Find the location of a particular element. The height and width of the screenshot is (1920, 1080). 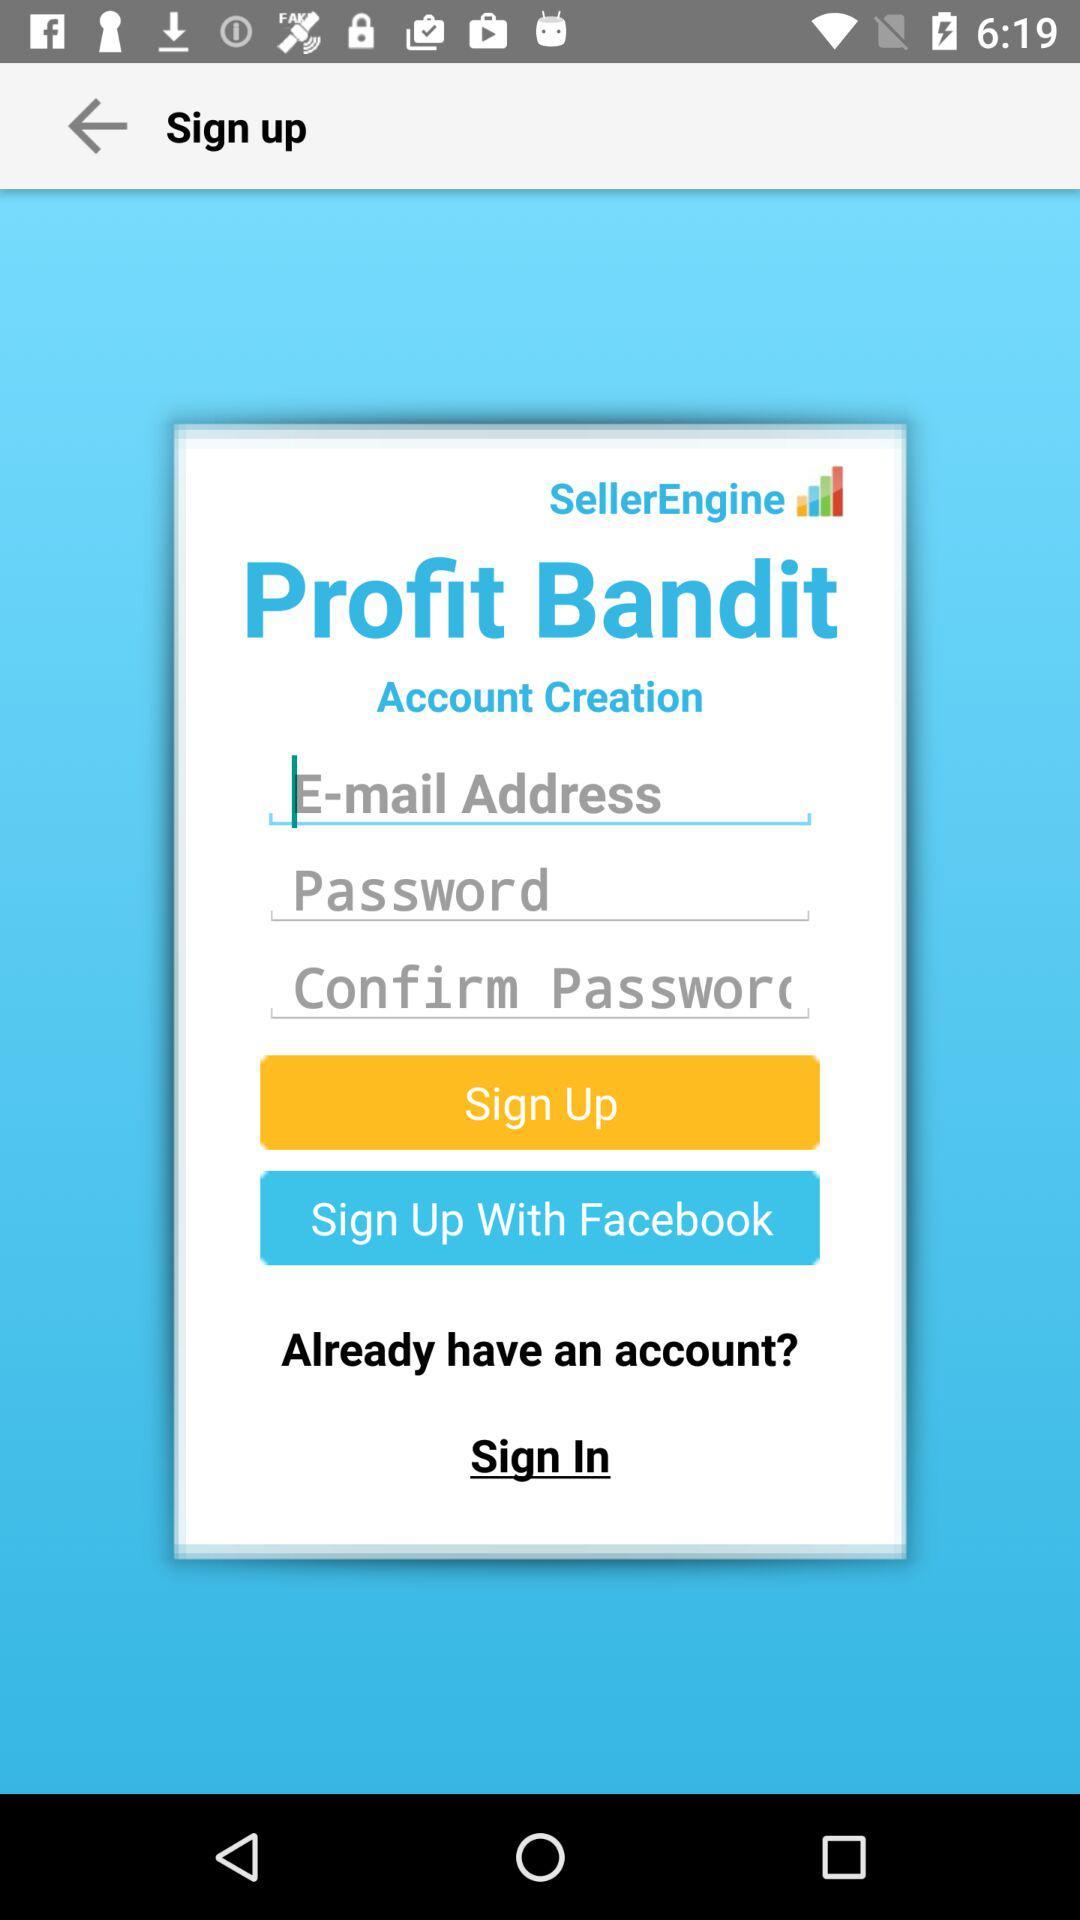

the icon to the left of sign up icon is located at coordinates (97, 124).